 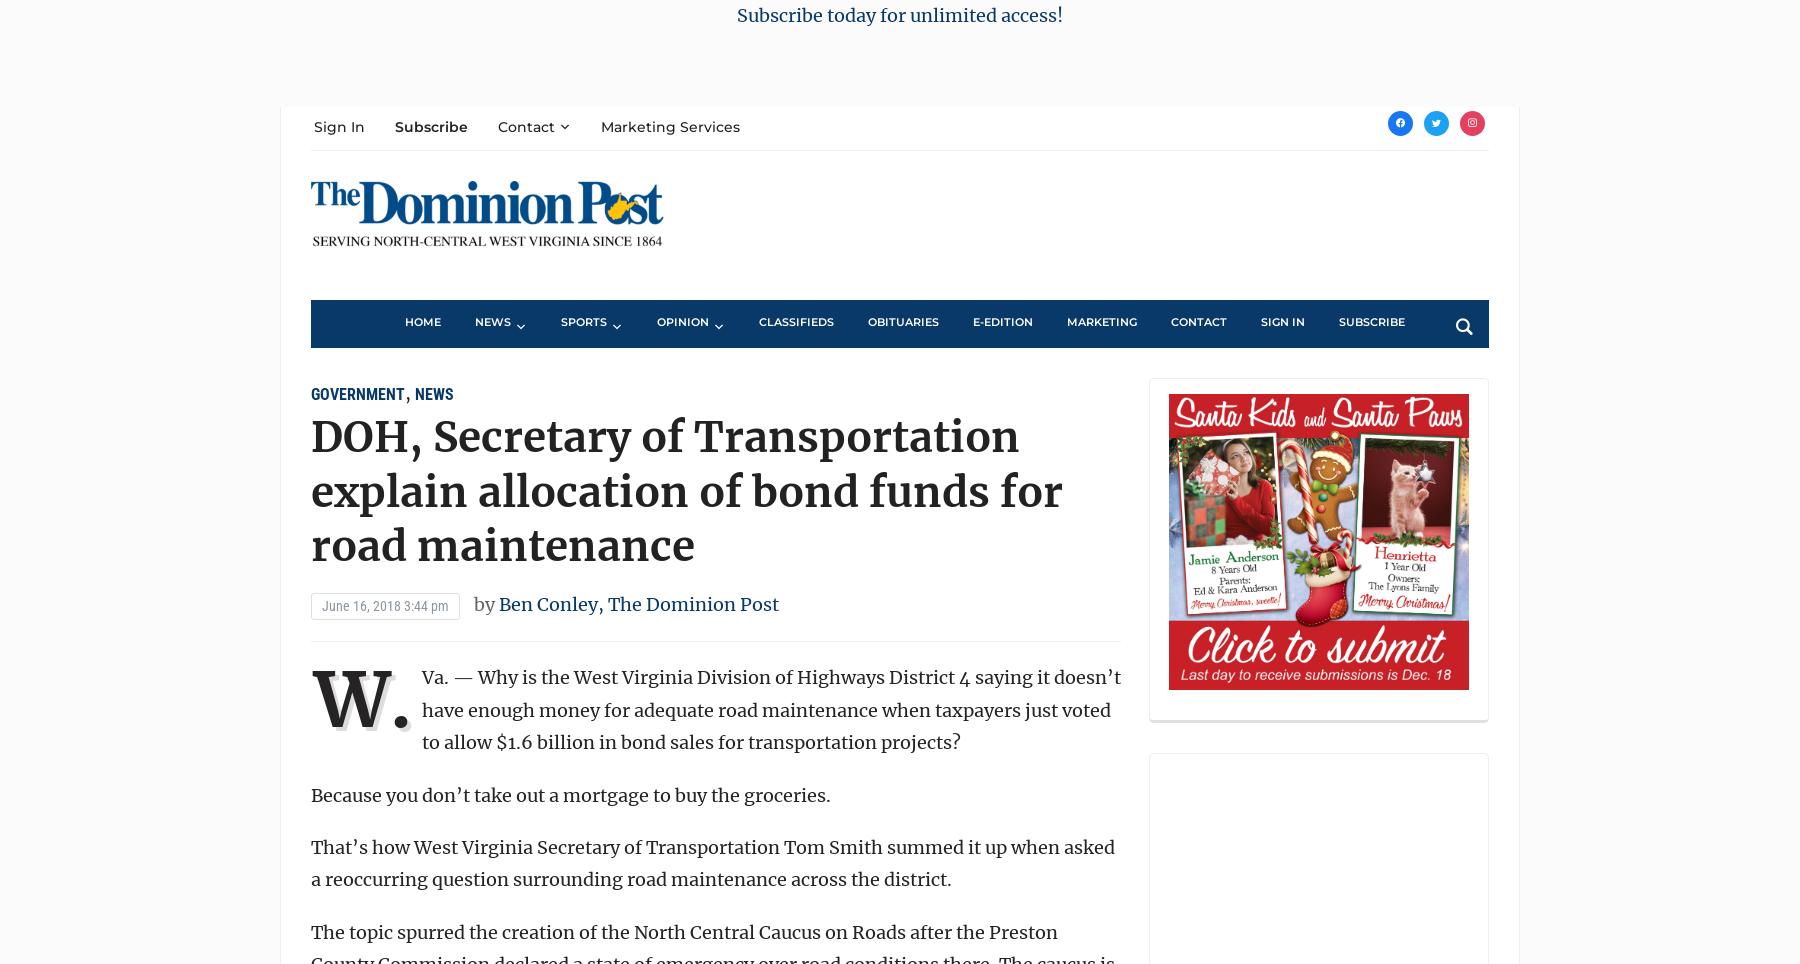 I want to click on 'Because you don’t take out a mortgage to buy the groceries.', so click(x=570, y=794).